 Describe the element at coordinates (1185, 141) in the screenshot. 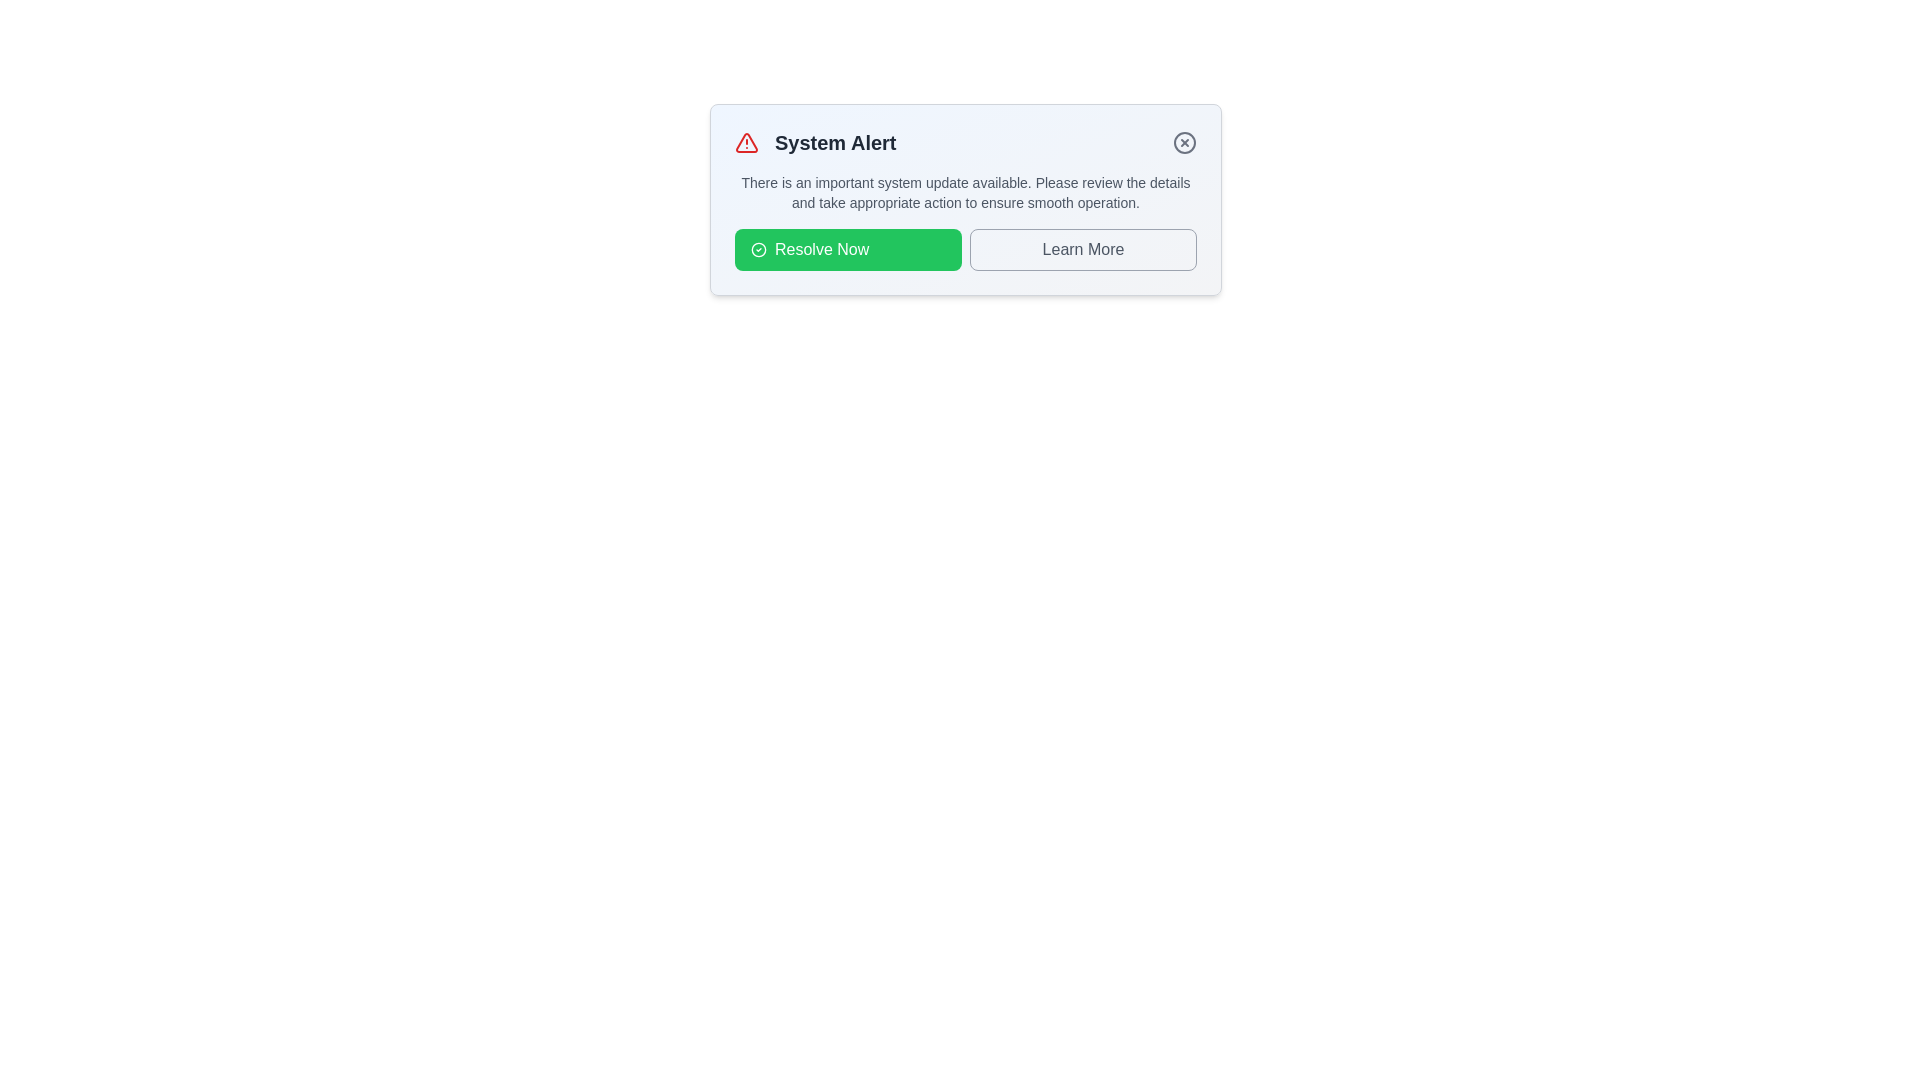

I see `the close button to observe its hover effect` at that location.